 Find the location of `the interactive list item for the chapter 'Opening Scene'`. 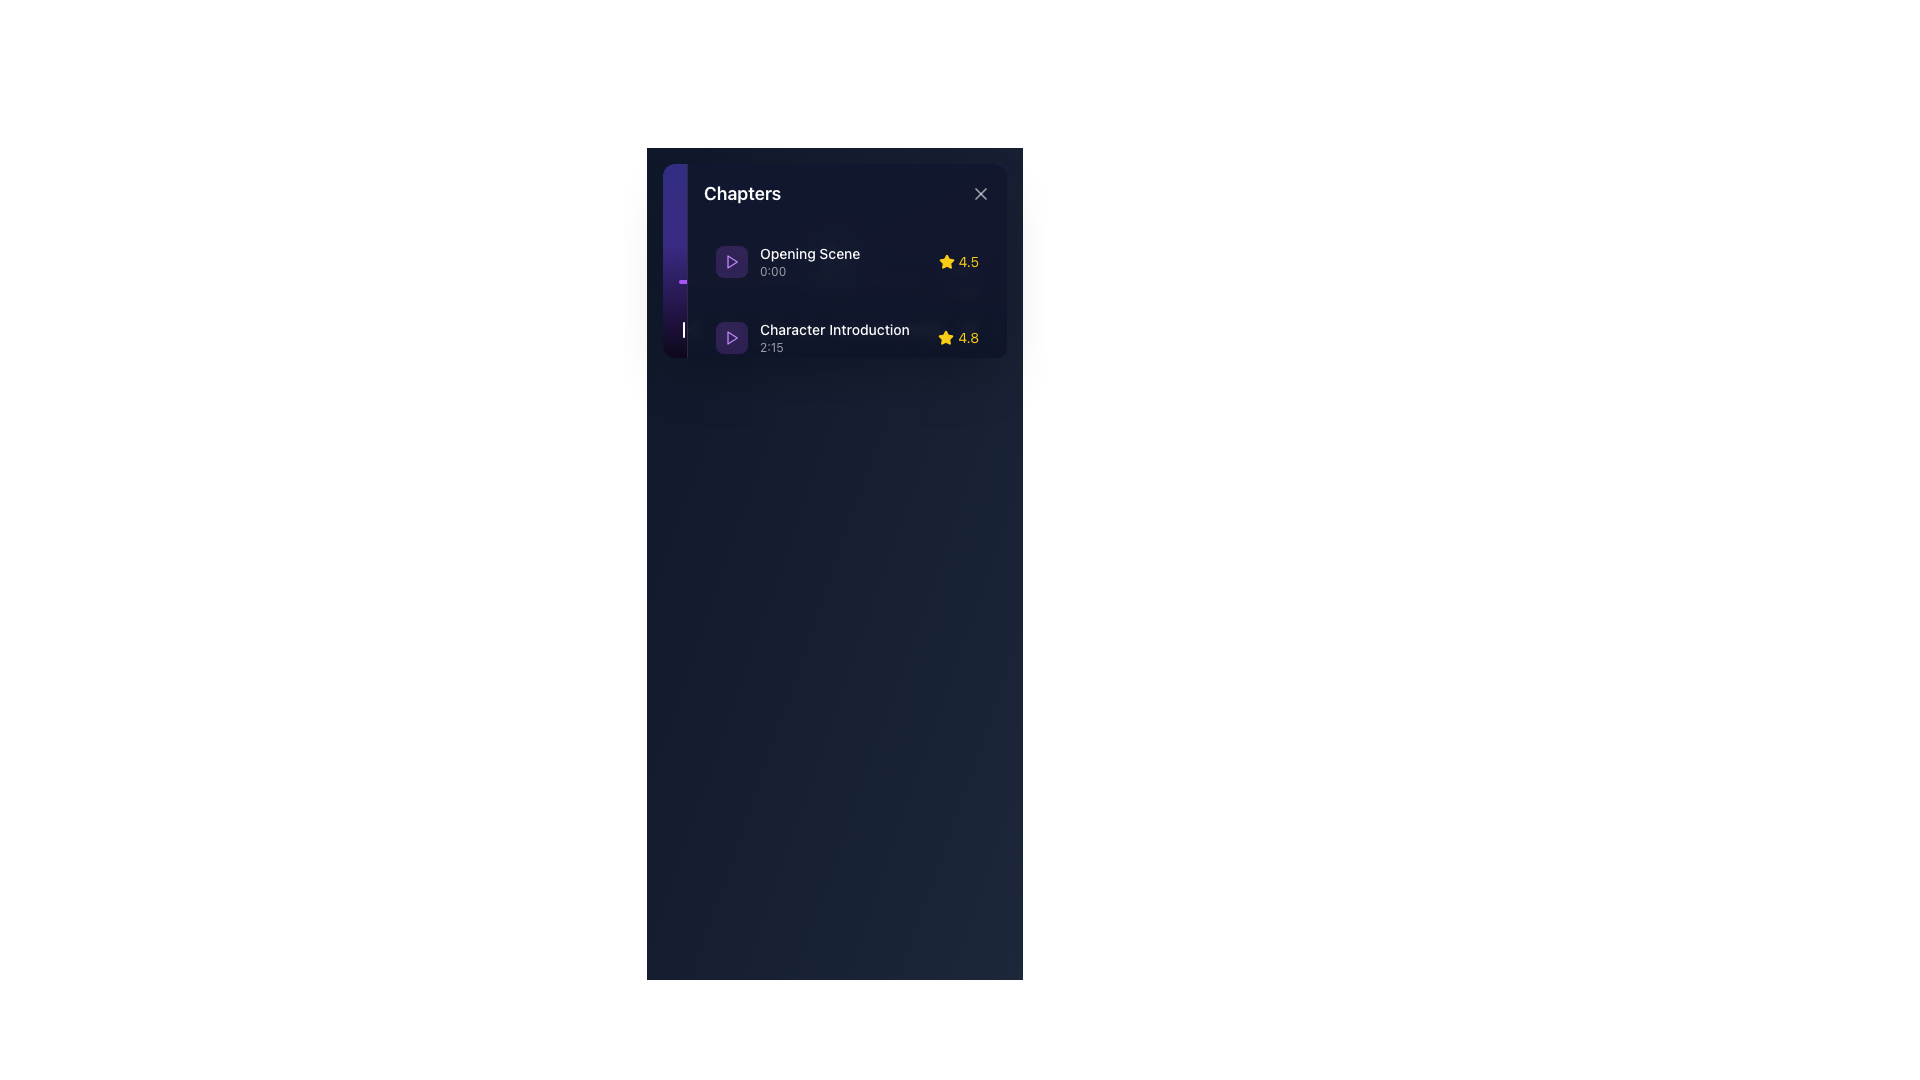

the interactive list item for the chapter 'Opening Scene' is located at coordinates (846, 259).